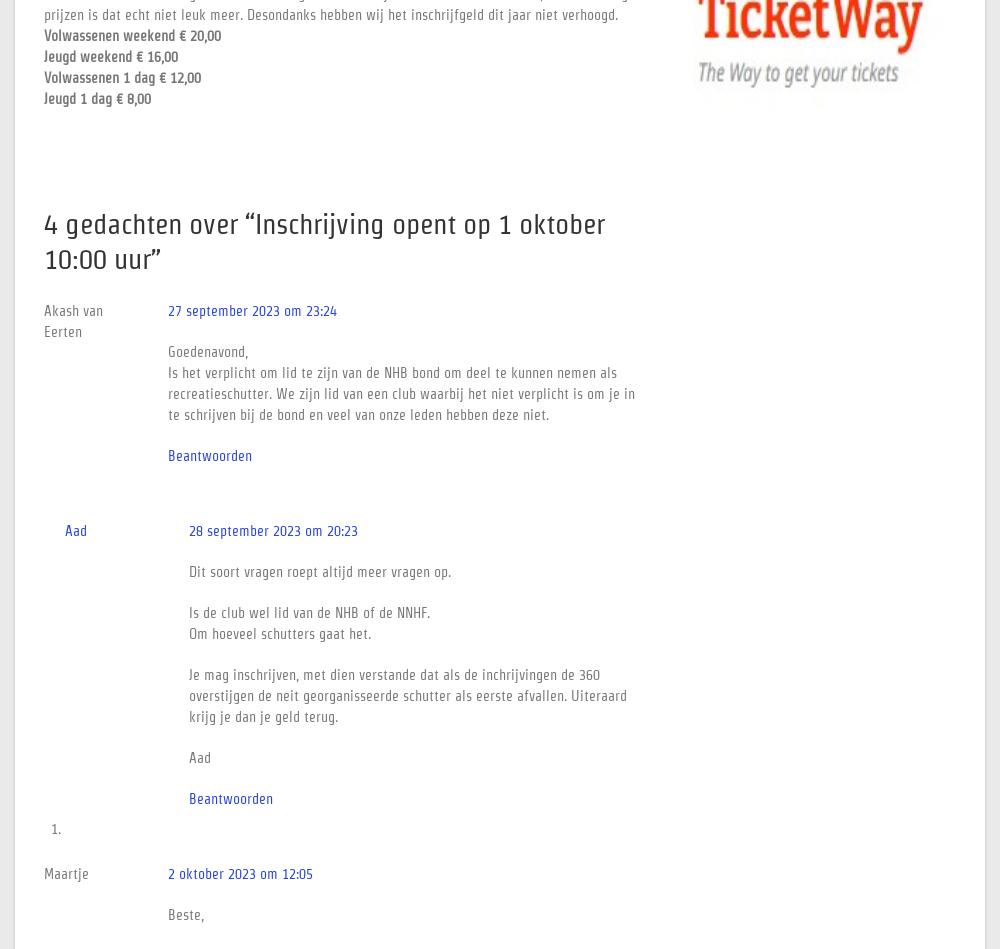 The image size is (1000, 949). I want to click on 'Jeugd 1 dag € 8,00', so click(96, 98).